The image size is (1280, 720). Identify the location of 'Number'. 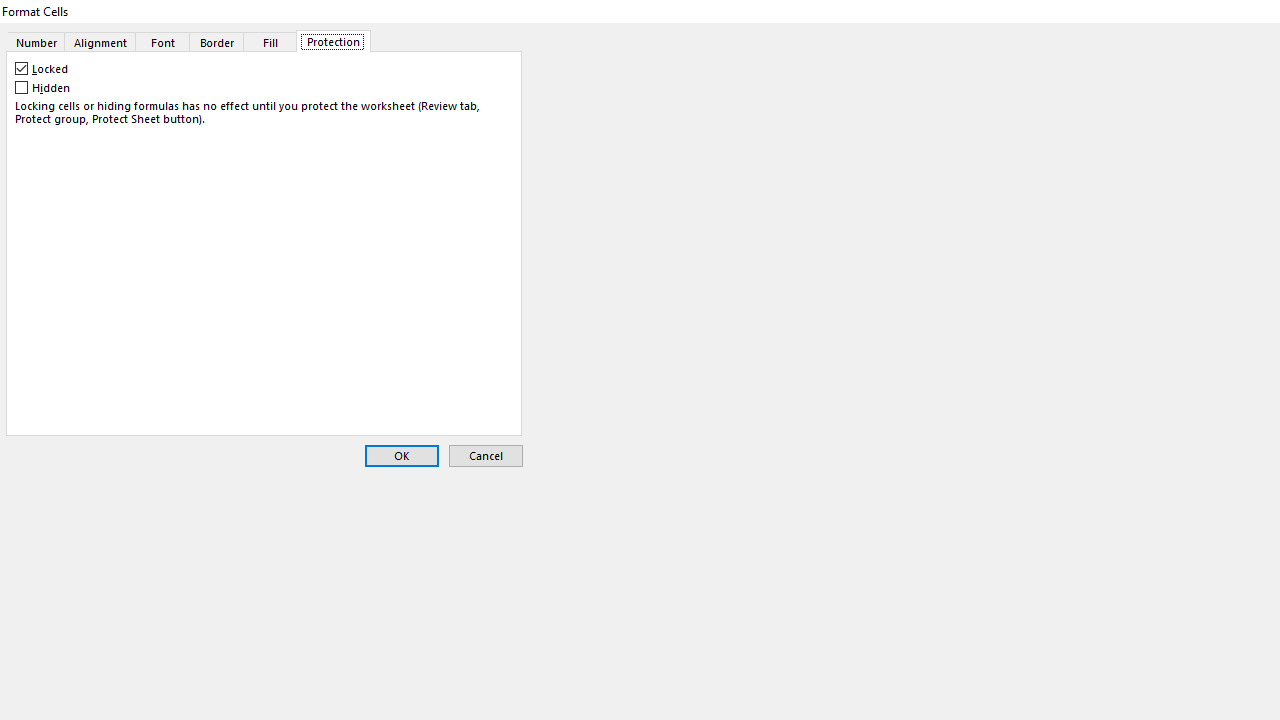
(35, 41).